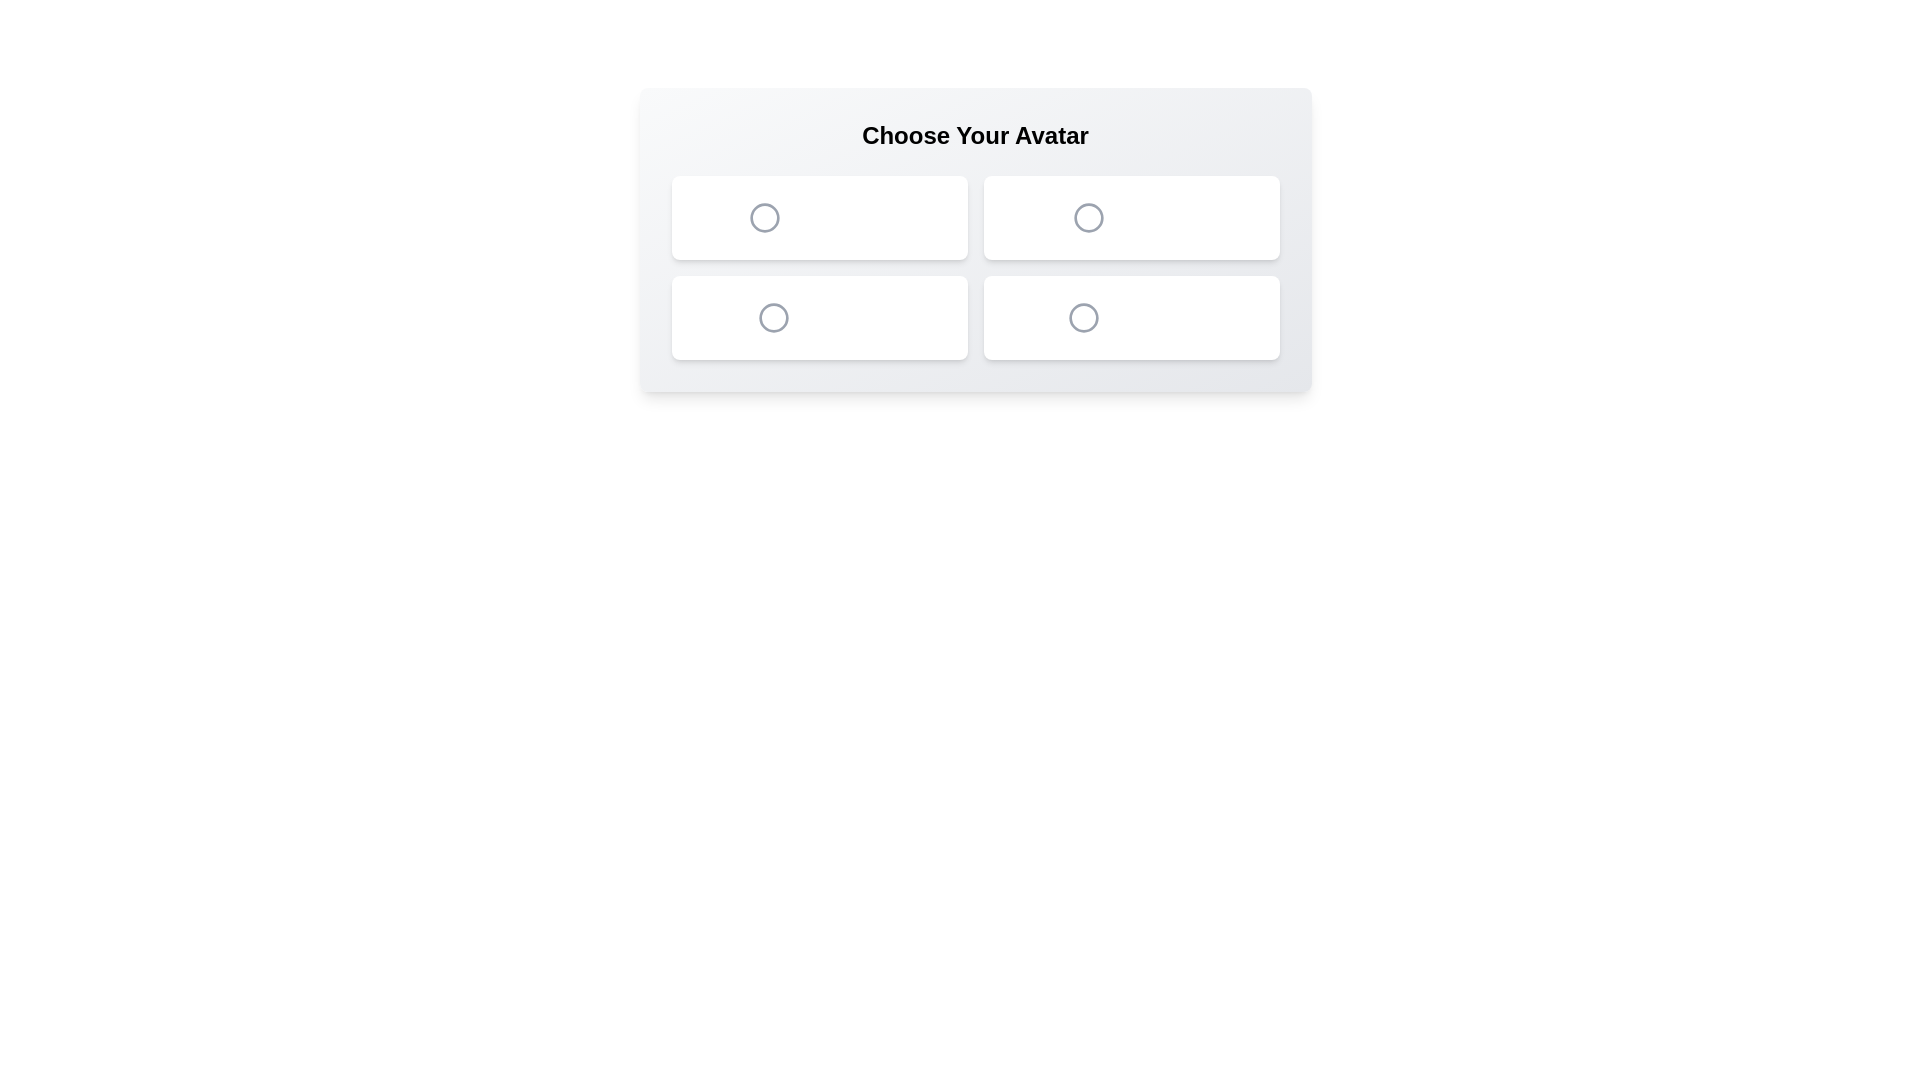  What do you see at coordinates (1131, 316) in the screenshot?
I see `the 'Innovator' avatar selection button located in the bottom-right of the grid layout, which is the second button in the second row` at bounding box center [1131, 316].